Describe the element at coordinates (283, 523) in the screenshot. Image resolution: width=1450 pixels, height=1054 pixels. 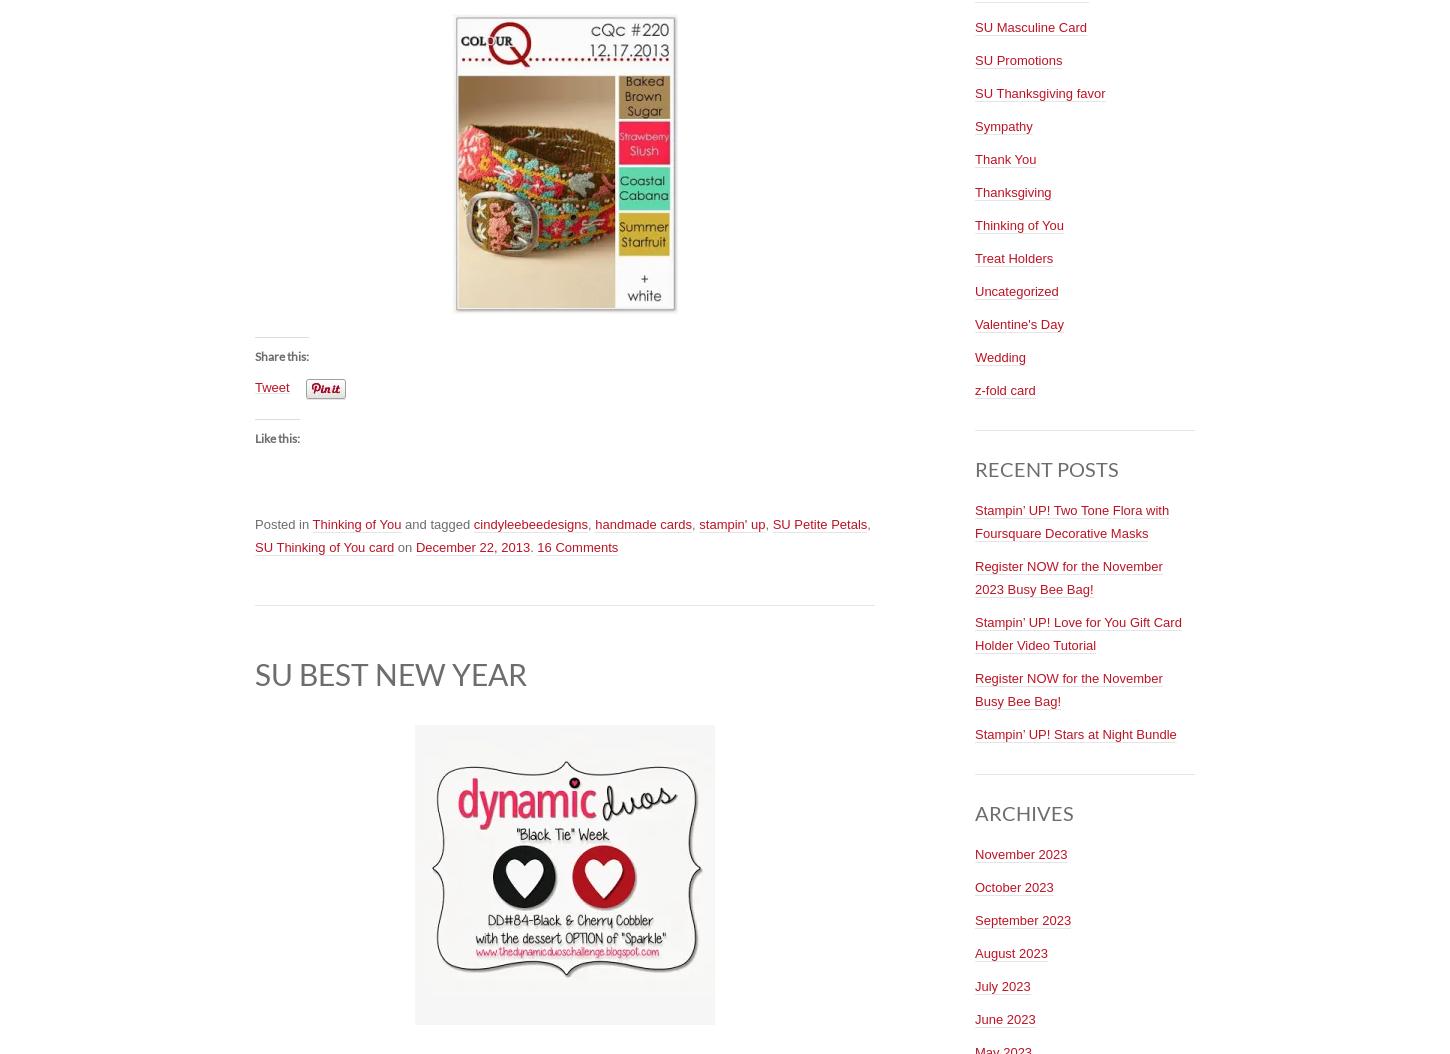
I see `'Posted in'` at that location.